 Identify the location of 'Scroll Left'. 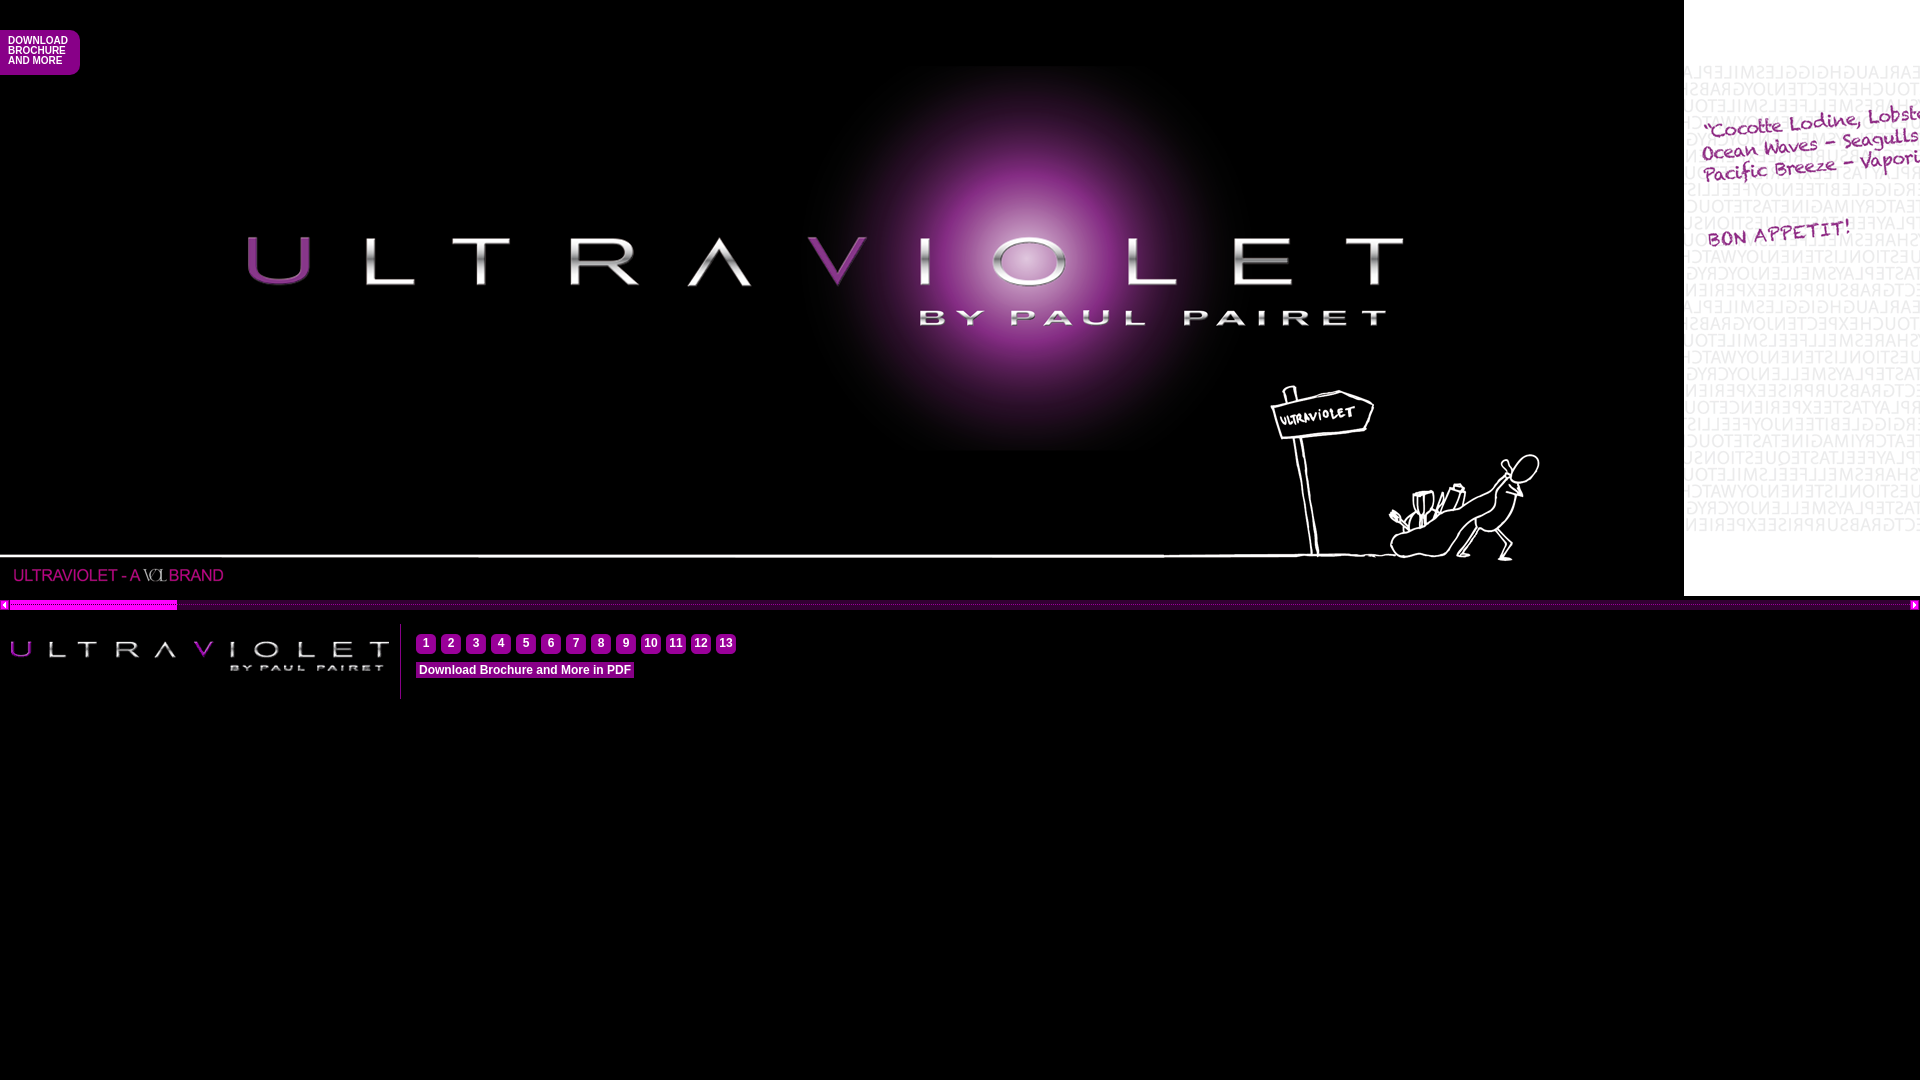
(4, 604).